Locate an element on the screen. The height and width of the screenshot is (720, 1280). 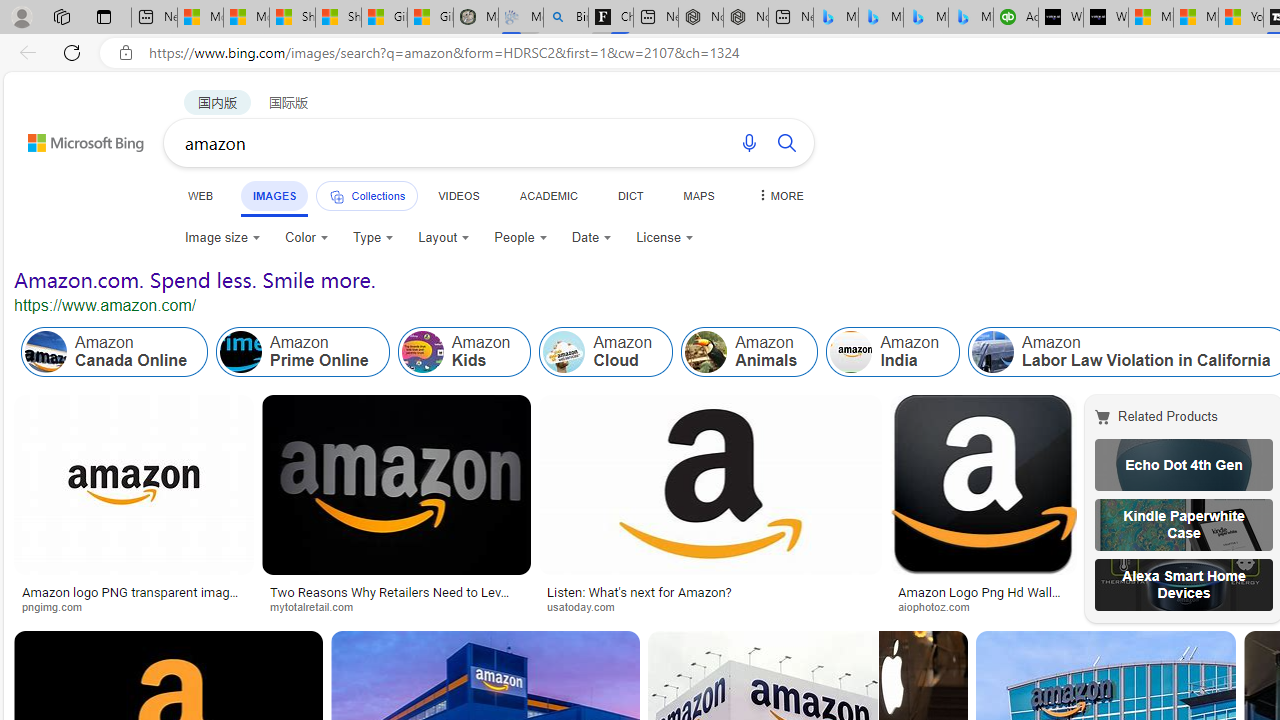
'aiophotoz.com' is located at coordinates (940, 605).